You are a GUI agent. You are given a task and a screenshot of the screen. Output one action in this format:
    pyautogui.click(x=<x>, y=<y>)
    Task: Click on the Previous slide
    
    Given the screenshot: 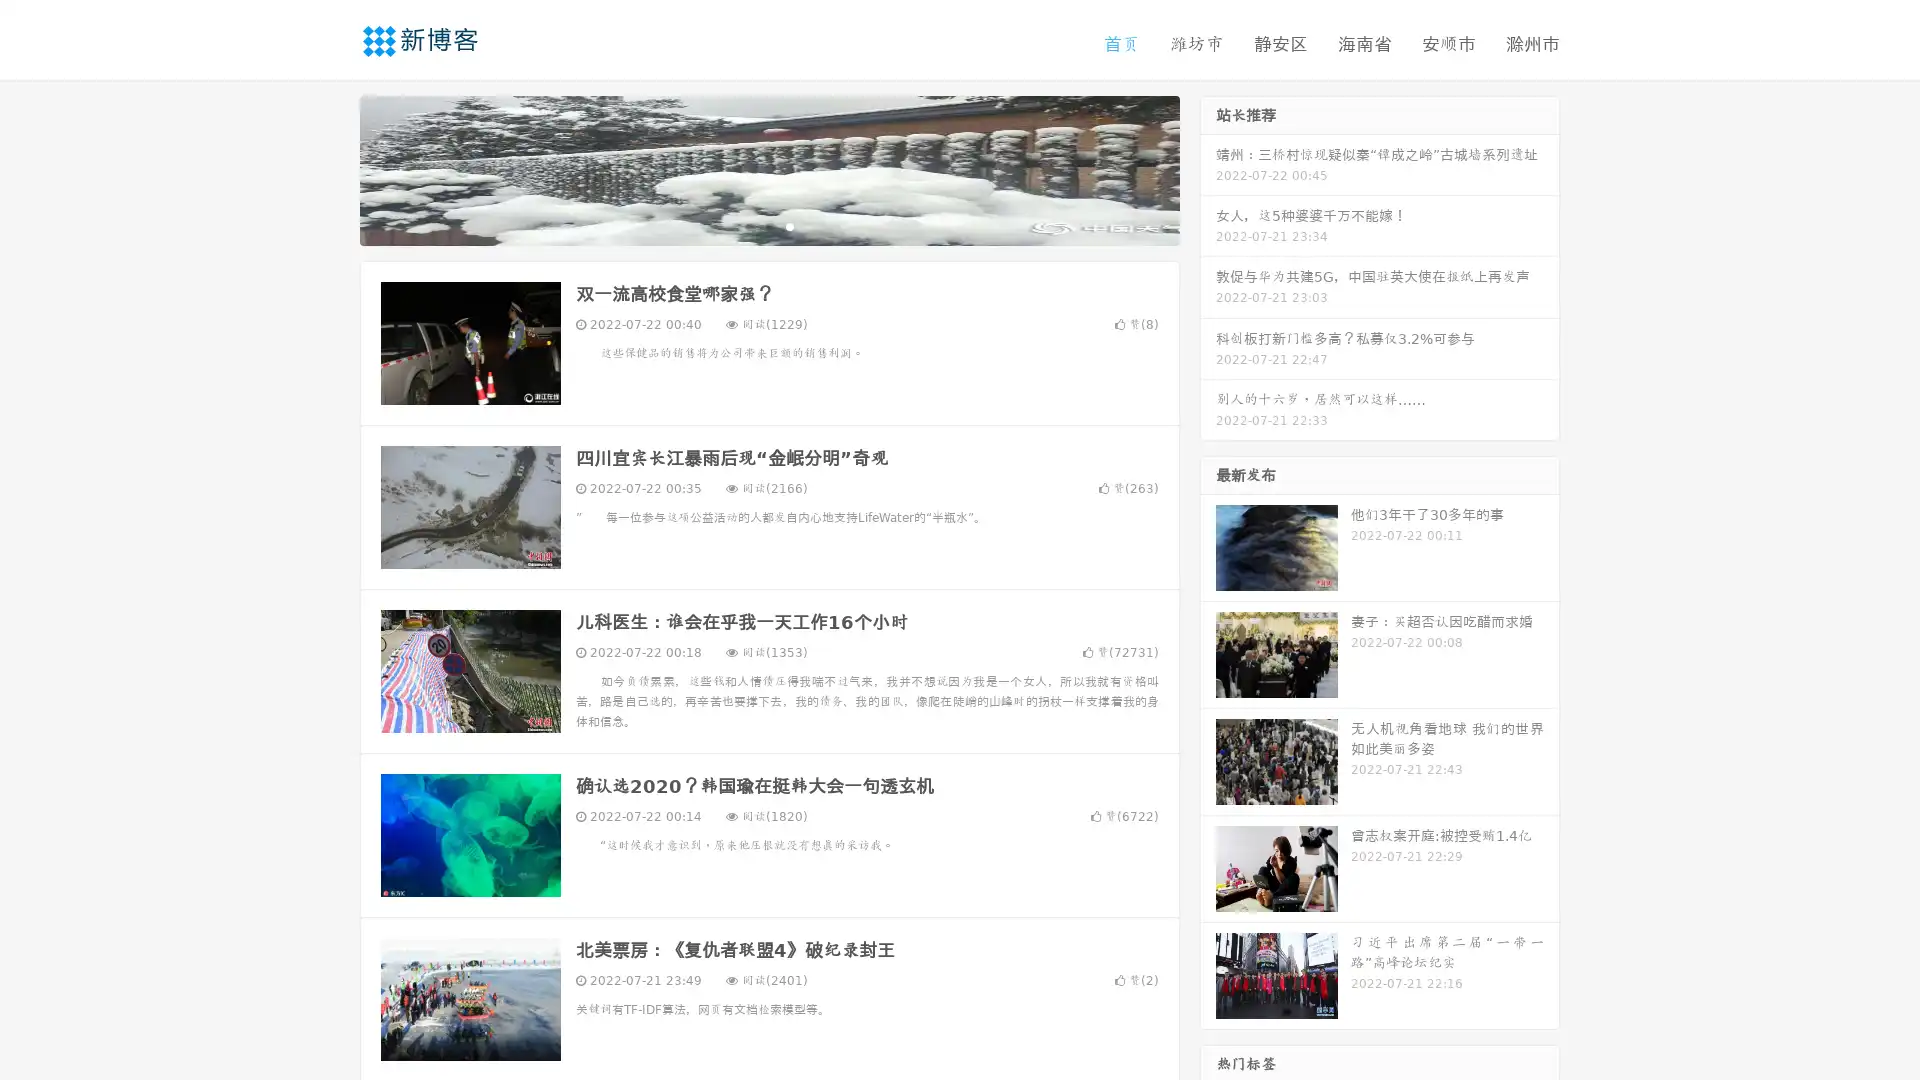 What is the action you would take?
    pyautogui.click(x=330, y=168)
    